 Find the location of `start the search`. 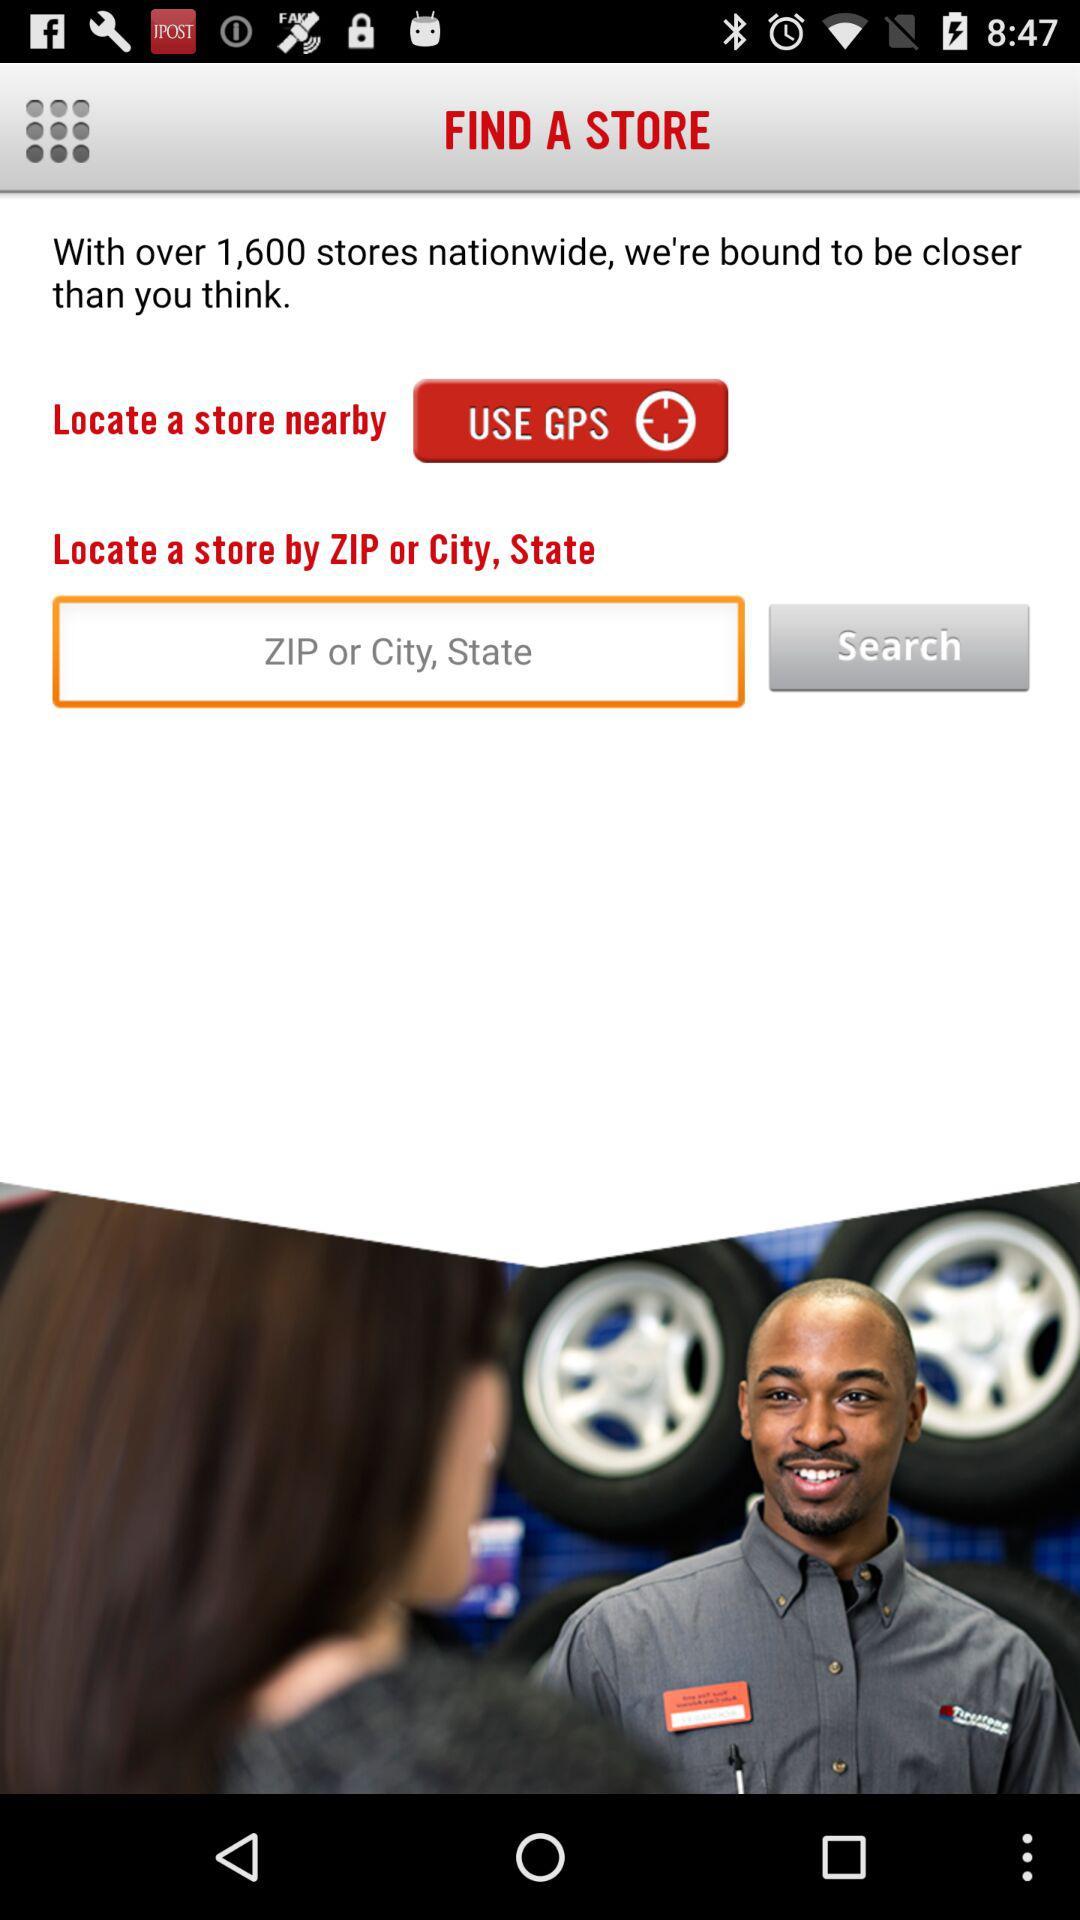

start the search is located at coordinates (898, 648).